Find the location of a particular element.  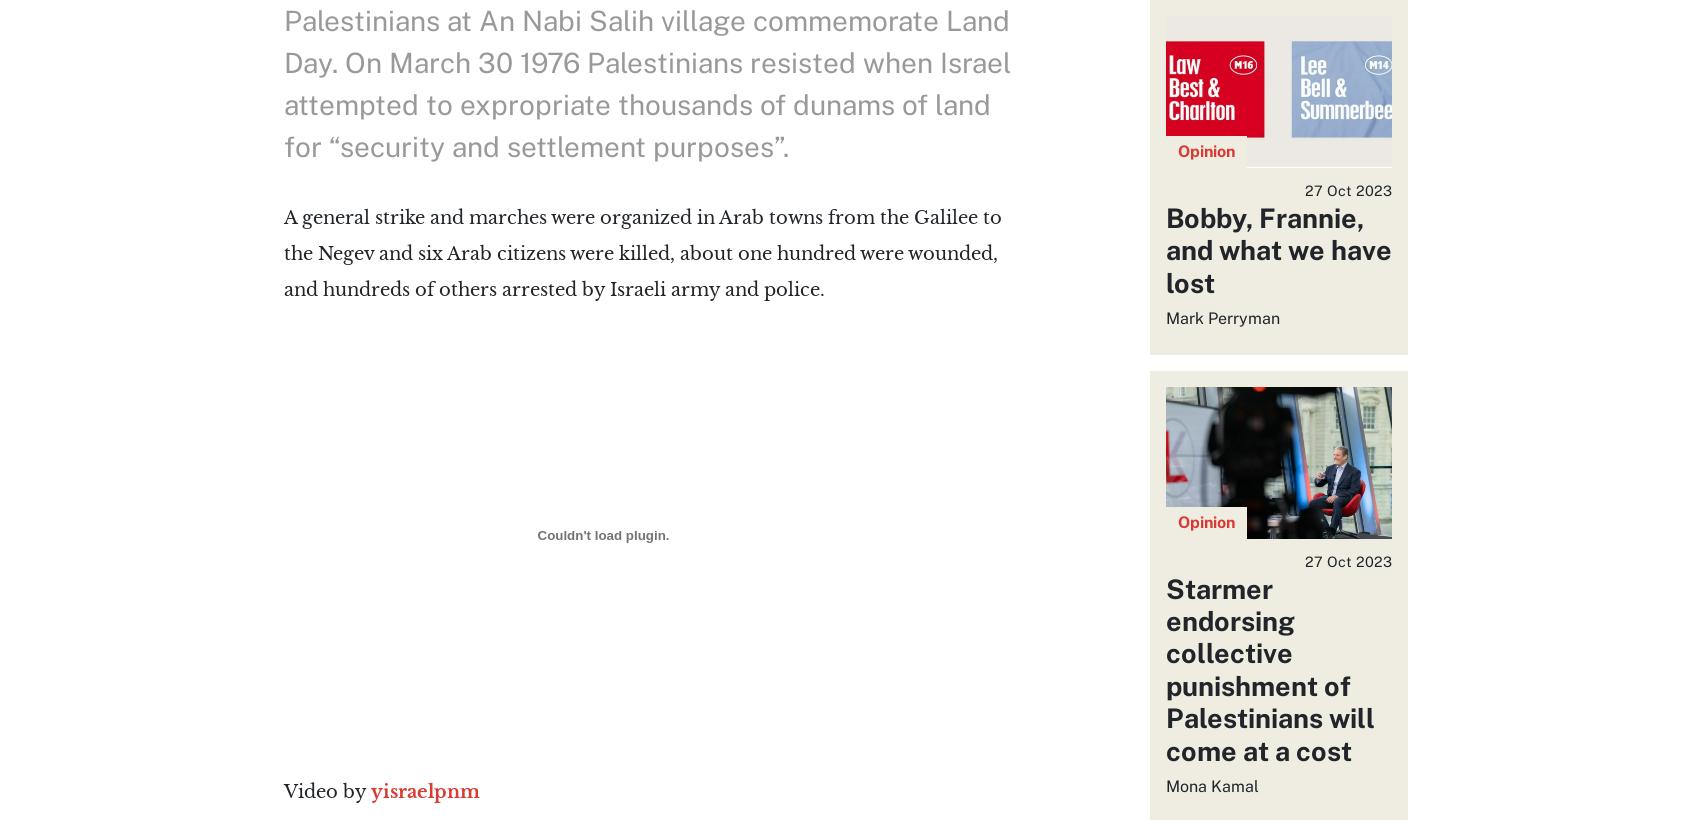

'Palestinians at An Nabi Salih village commemorate Land Day. On March 30 1976 Palestinians resisted when Israel attempted to expropriate thousands of dunams of land for “security and settlement purposes”.' is located at coordinates (646, 83).